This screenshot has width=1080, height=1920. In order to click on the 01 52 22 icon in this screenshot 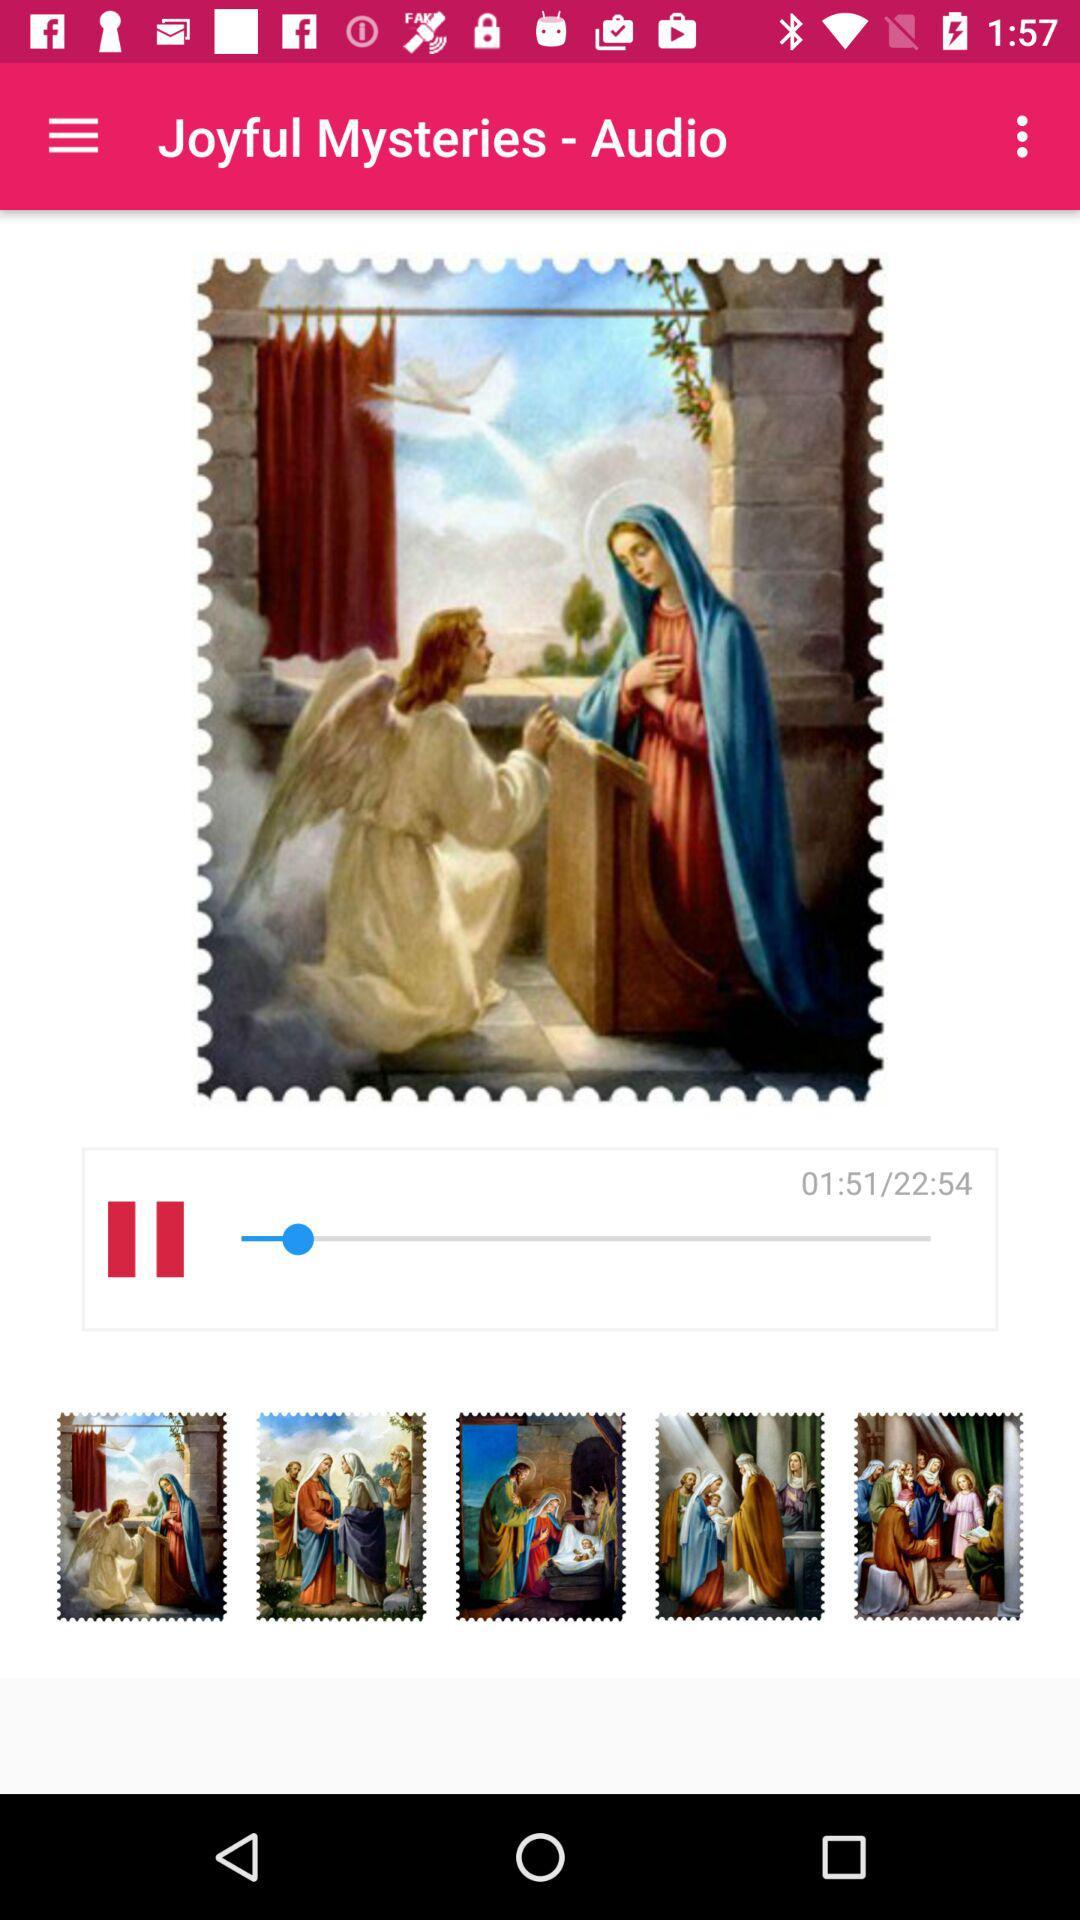, I will do `click(885, 1182)`.